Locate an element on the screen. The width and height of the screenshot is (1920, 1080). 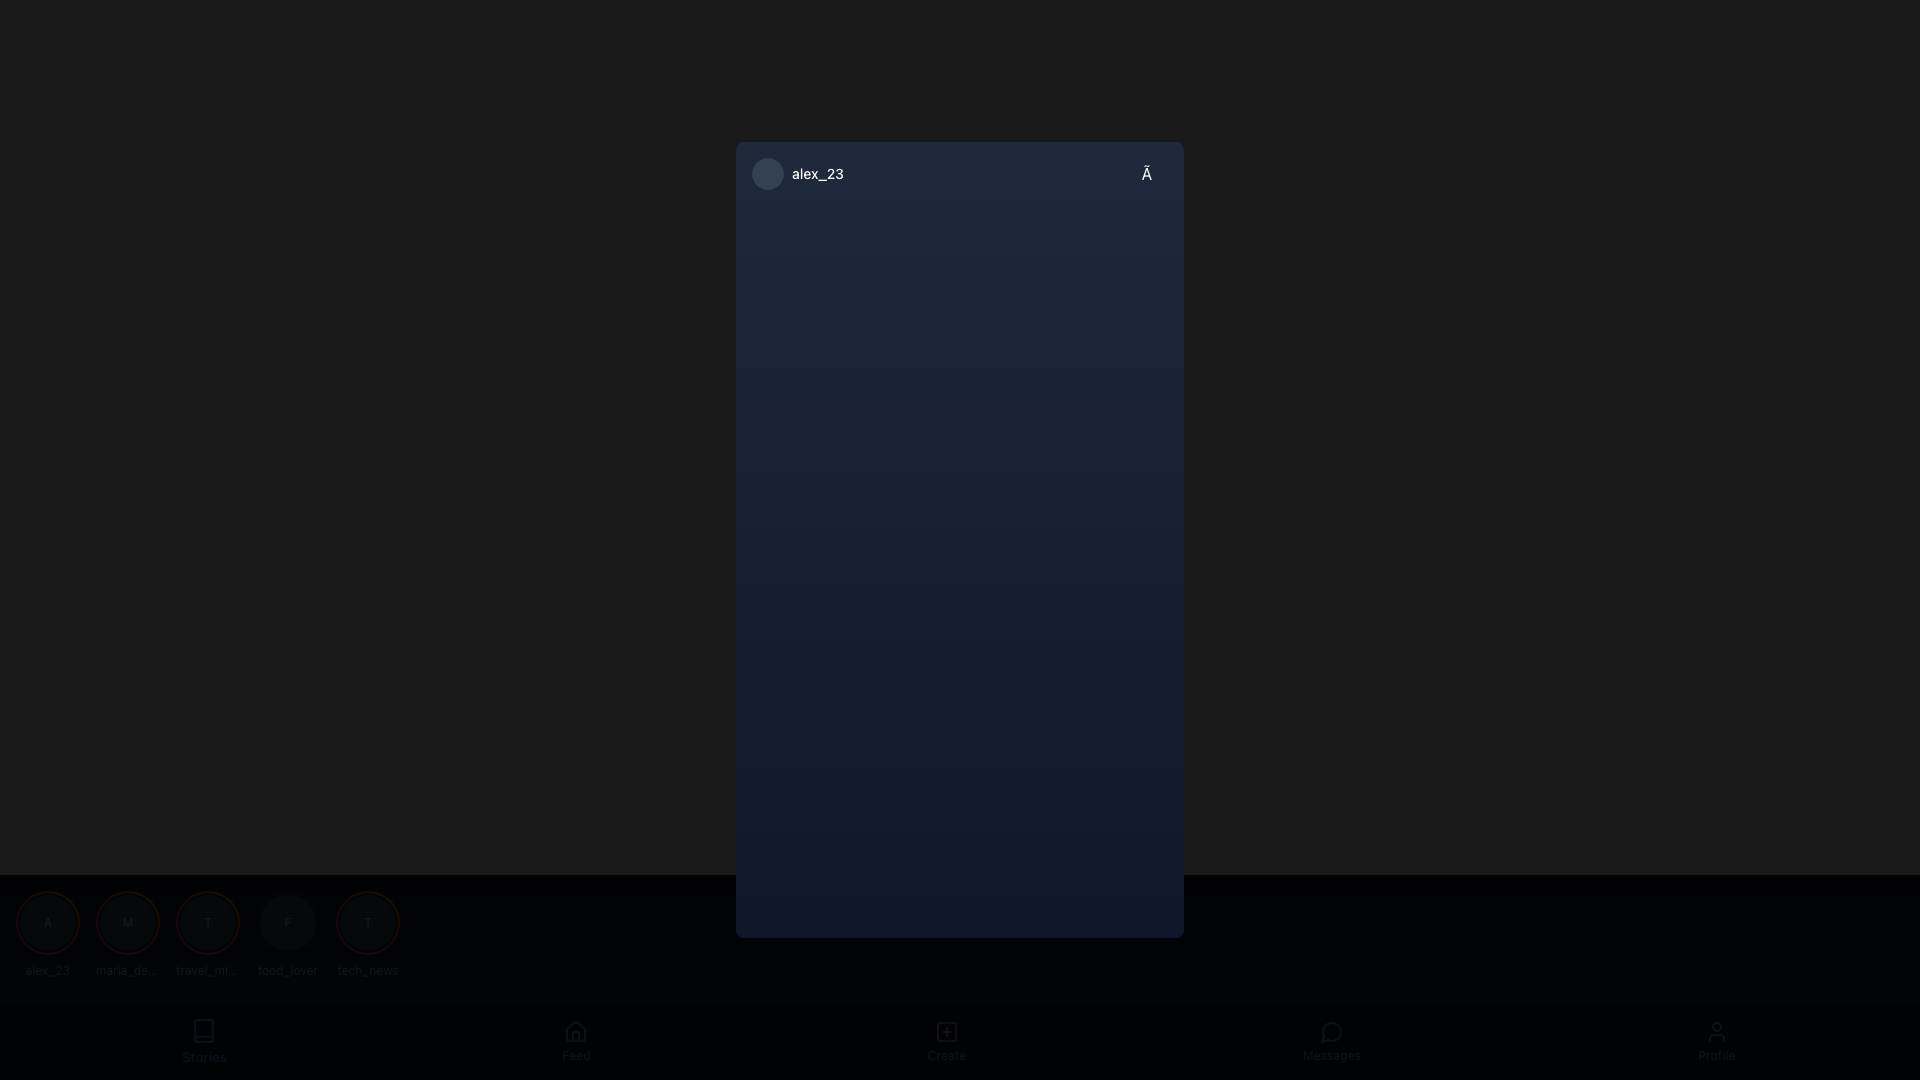
the fourth circular avatar or button in the horizontally scrollable bar at the bottom of the interface is located at coordinates (207, 922).